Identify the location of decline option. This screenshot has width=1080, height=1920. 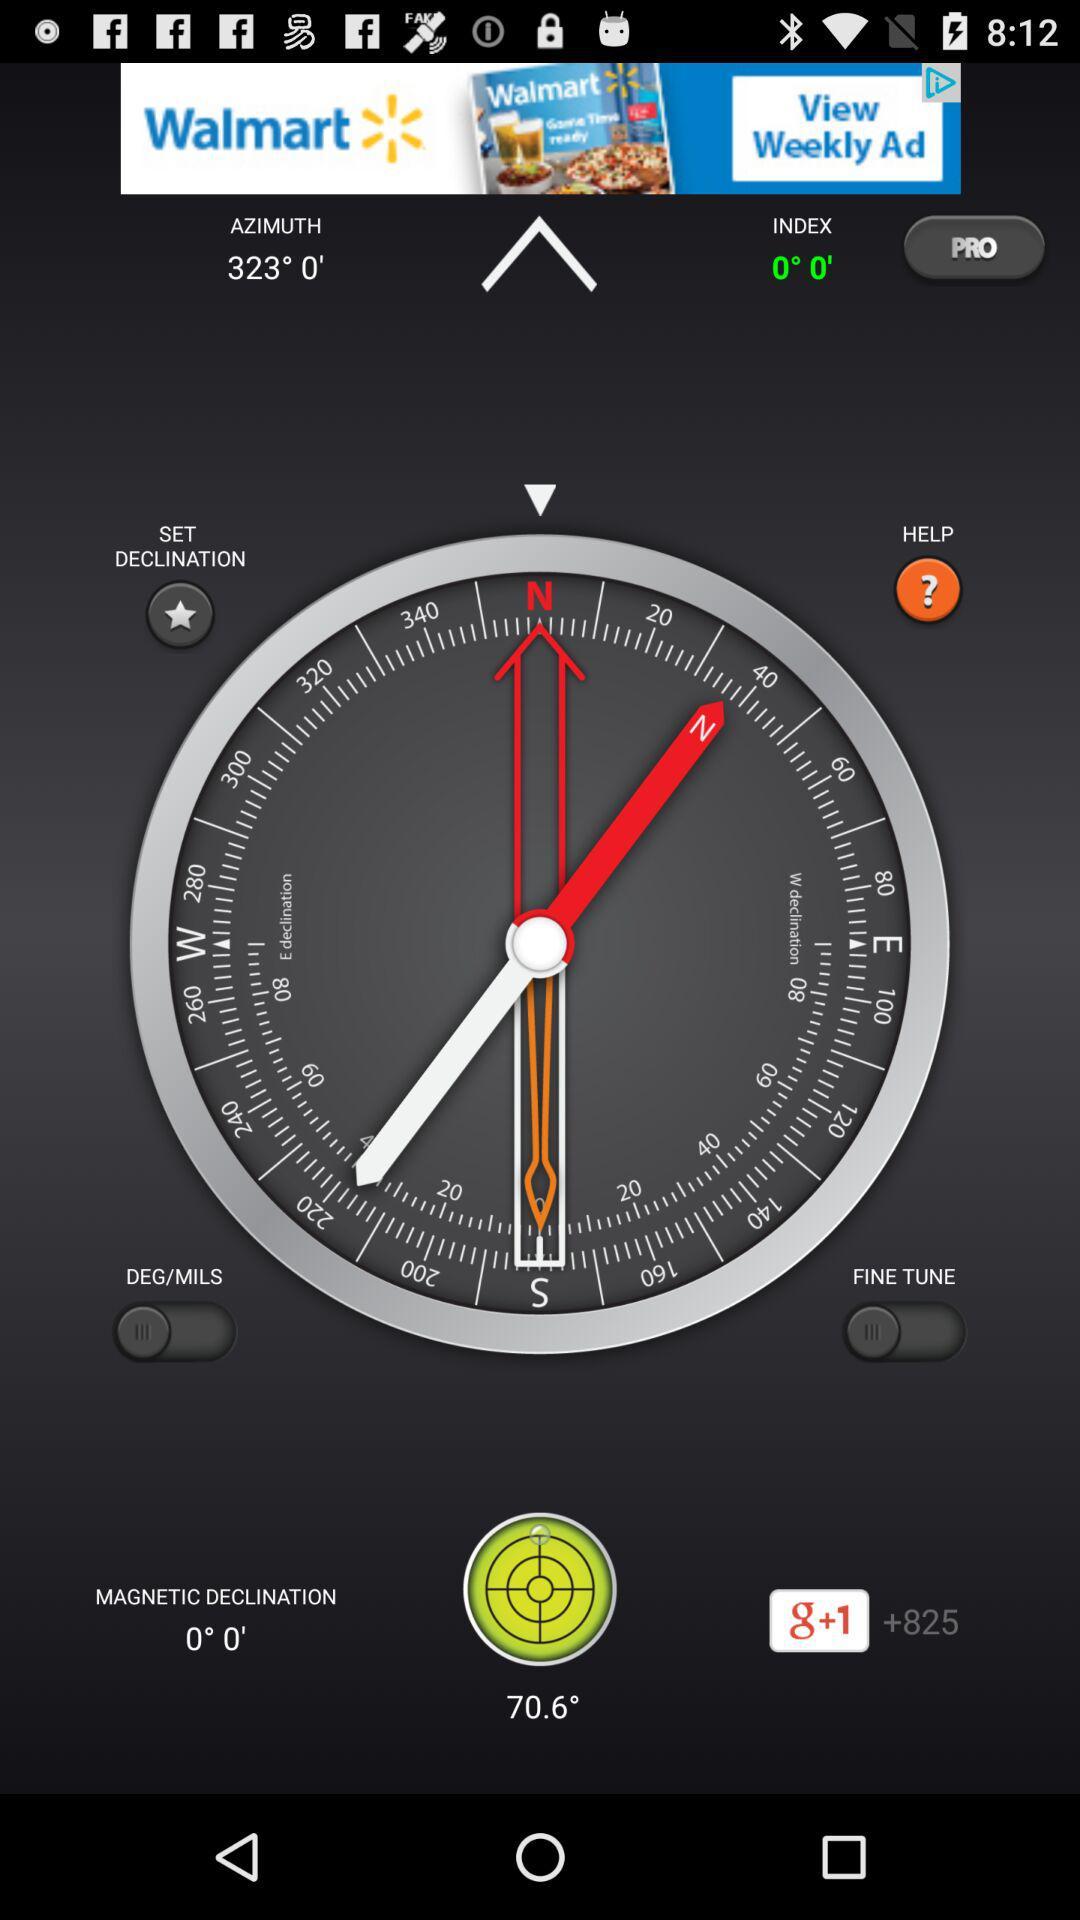
(180, 613).